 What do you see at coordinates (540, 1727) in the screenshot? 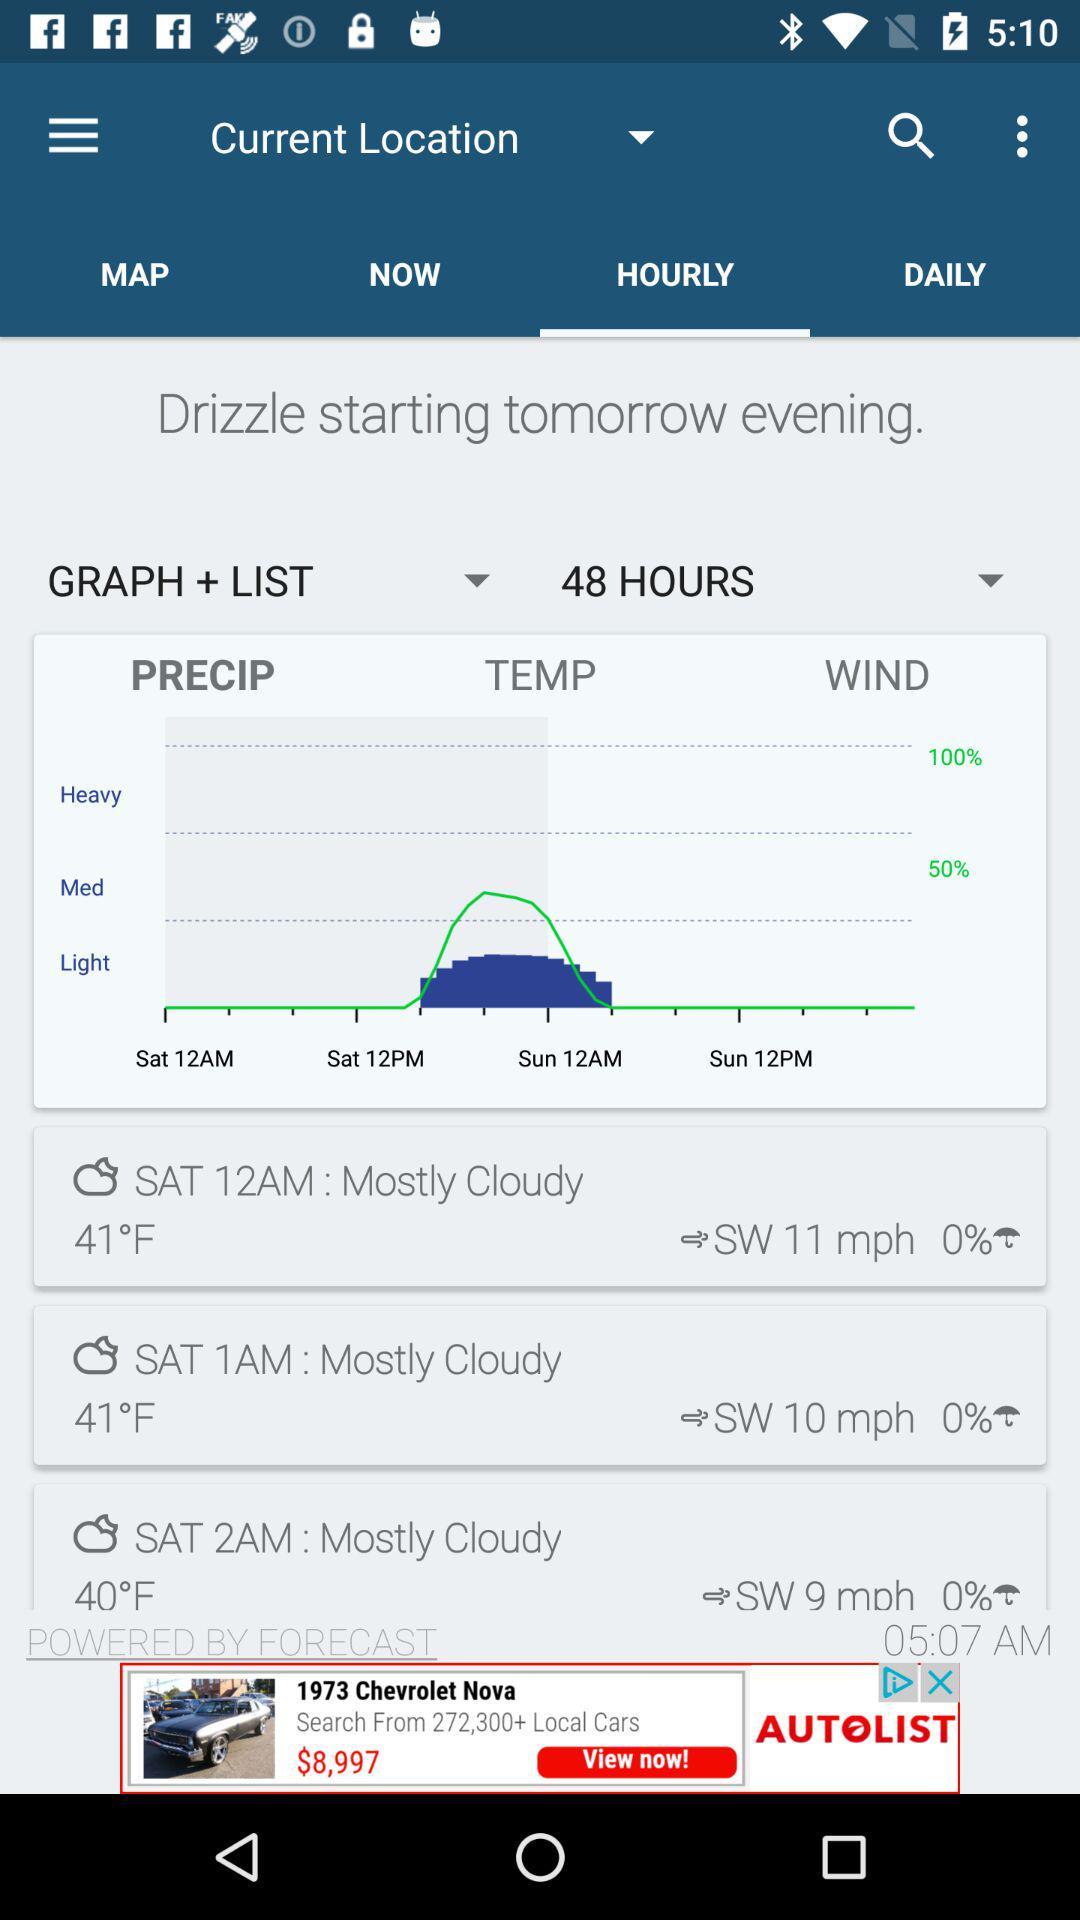
I see `1973 chevy nova for 8,997.00` at bounding box center [540, 1727].